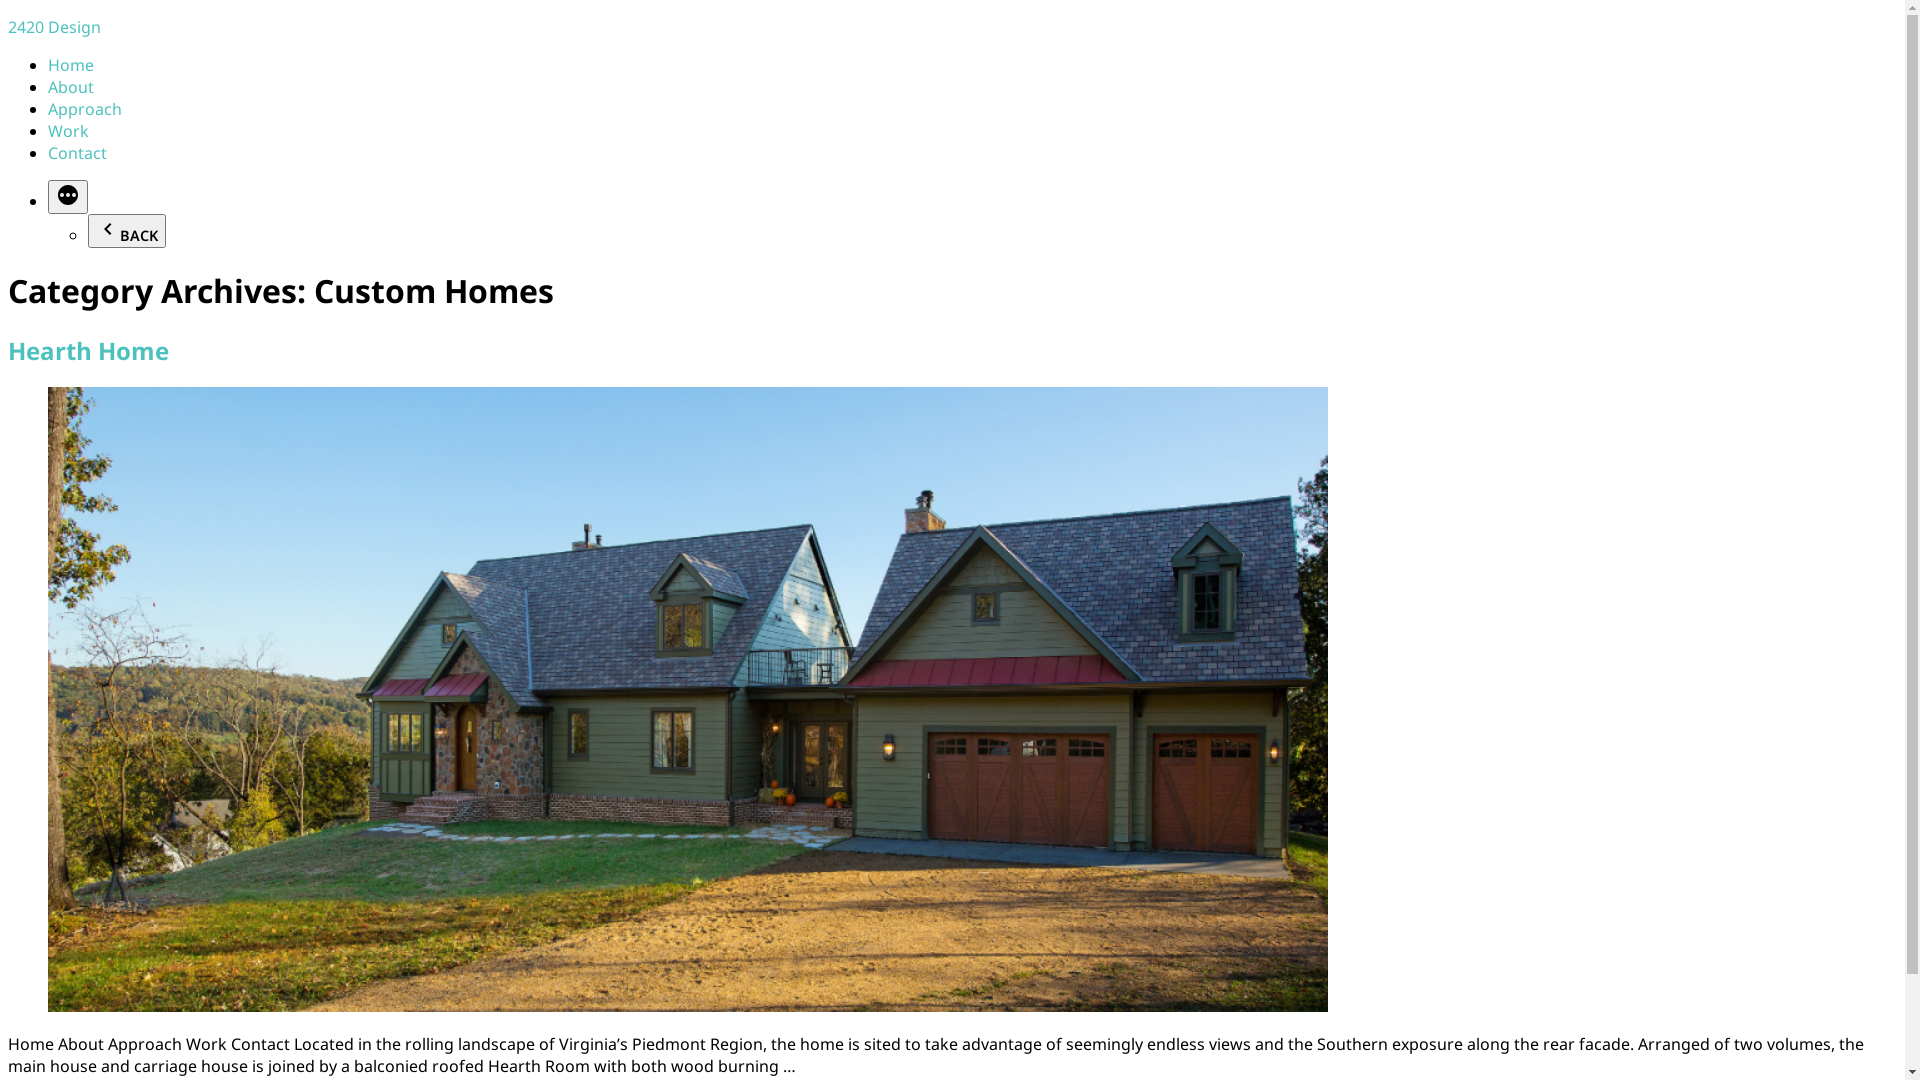 The height and width of the screenshot is (1080, 1920). What do you see at coordinates (71, 86) in the screenshot?
I see `'About'` at bounding box center [71, 86].